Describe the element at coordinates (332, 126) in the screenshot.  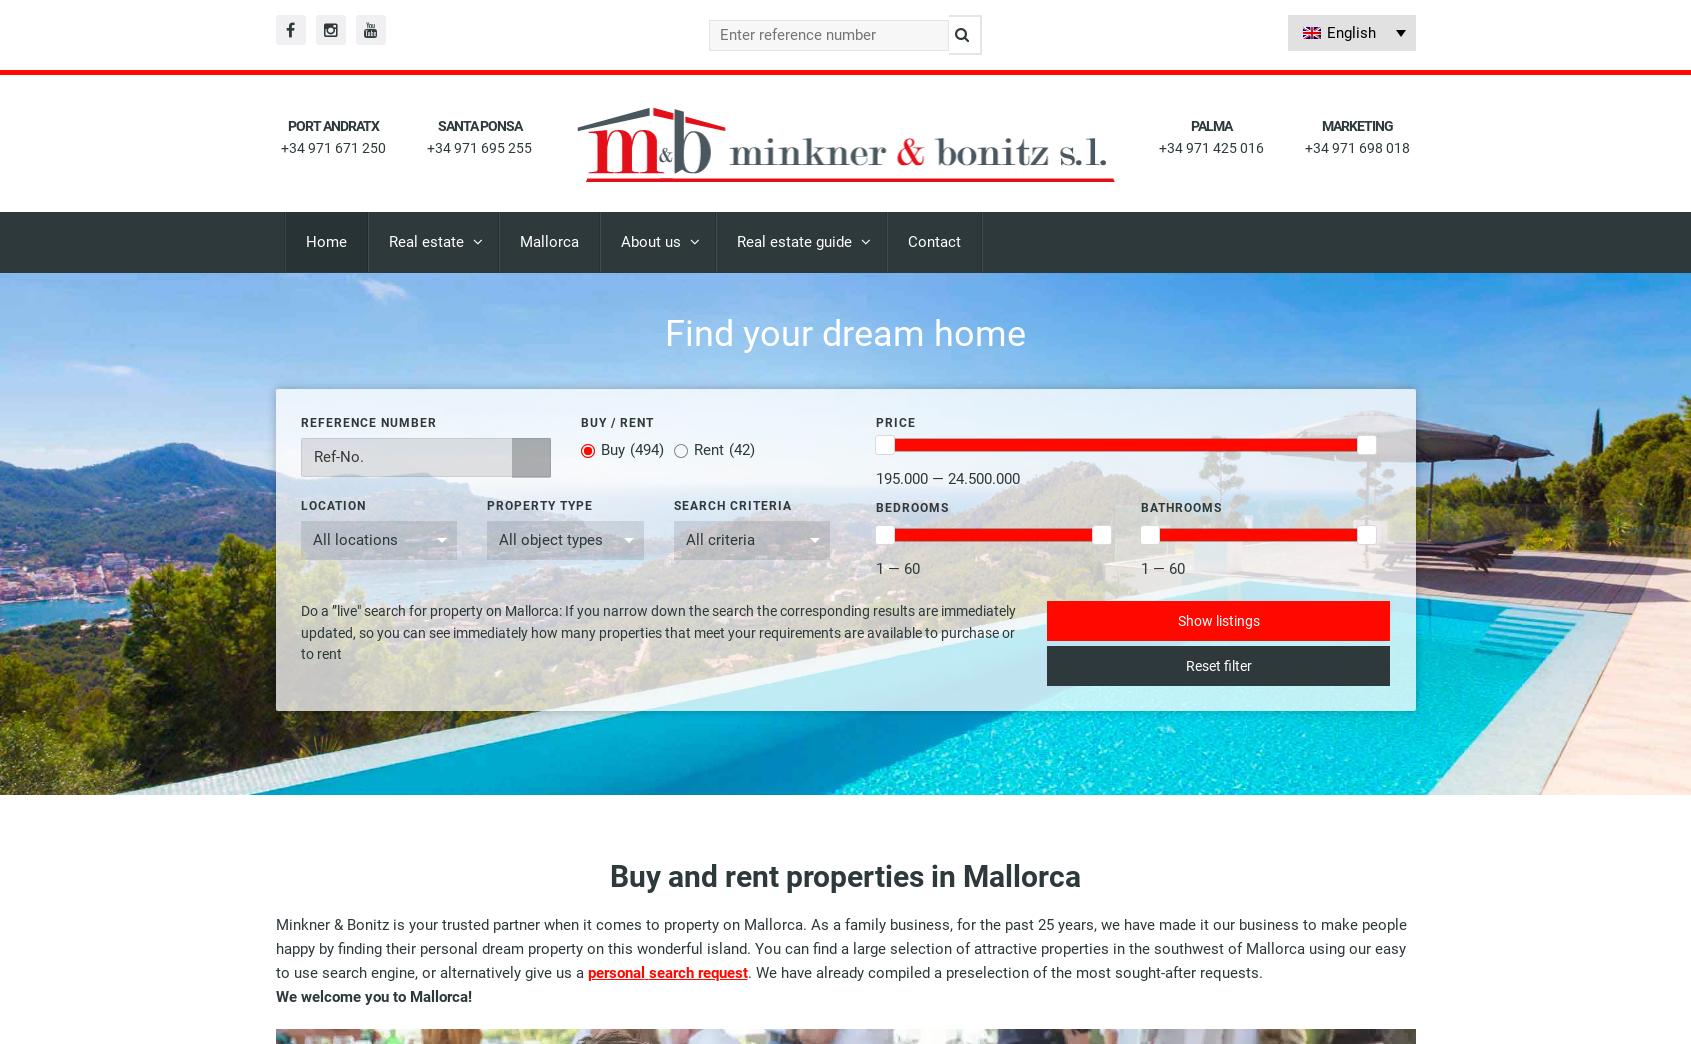
I see `'Port Andratx'` at that location.